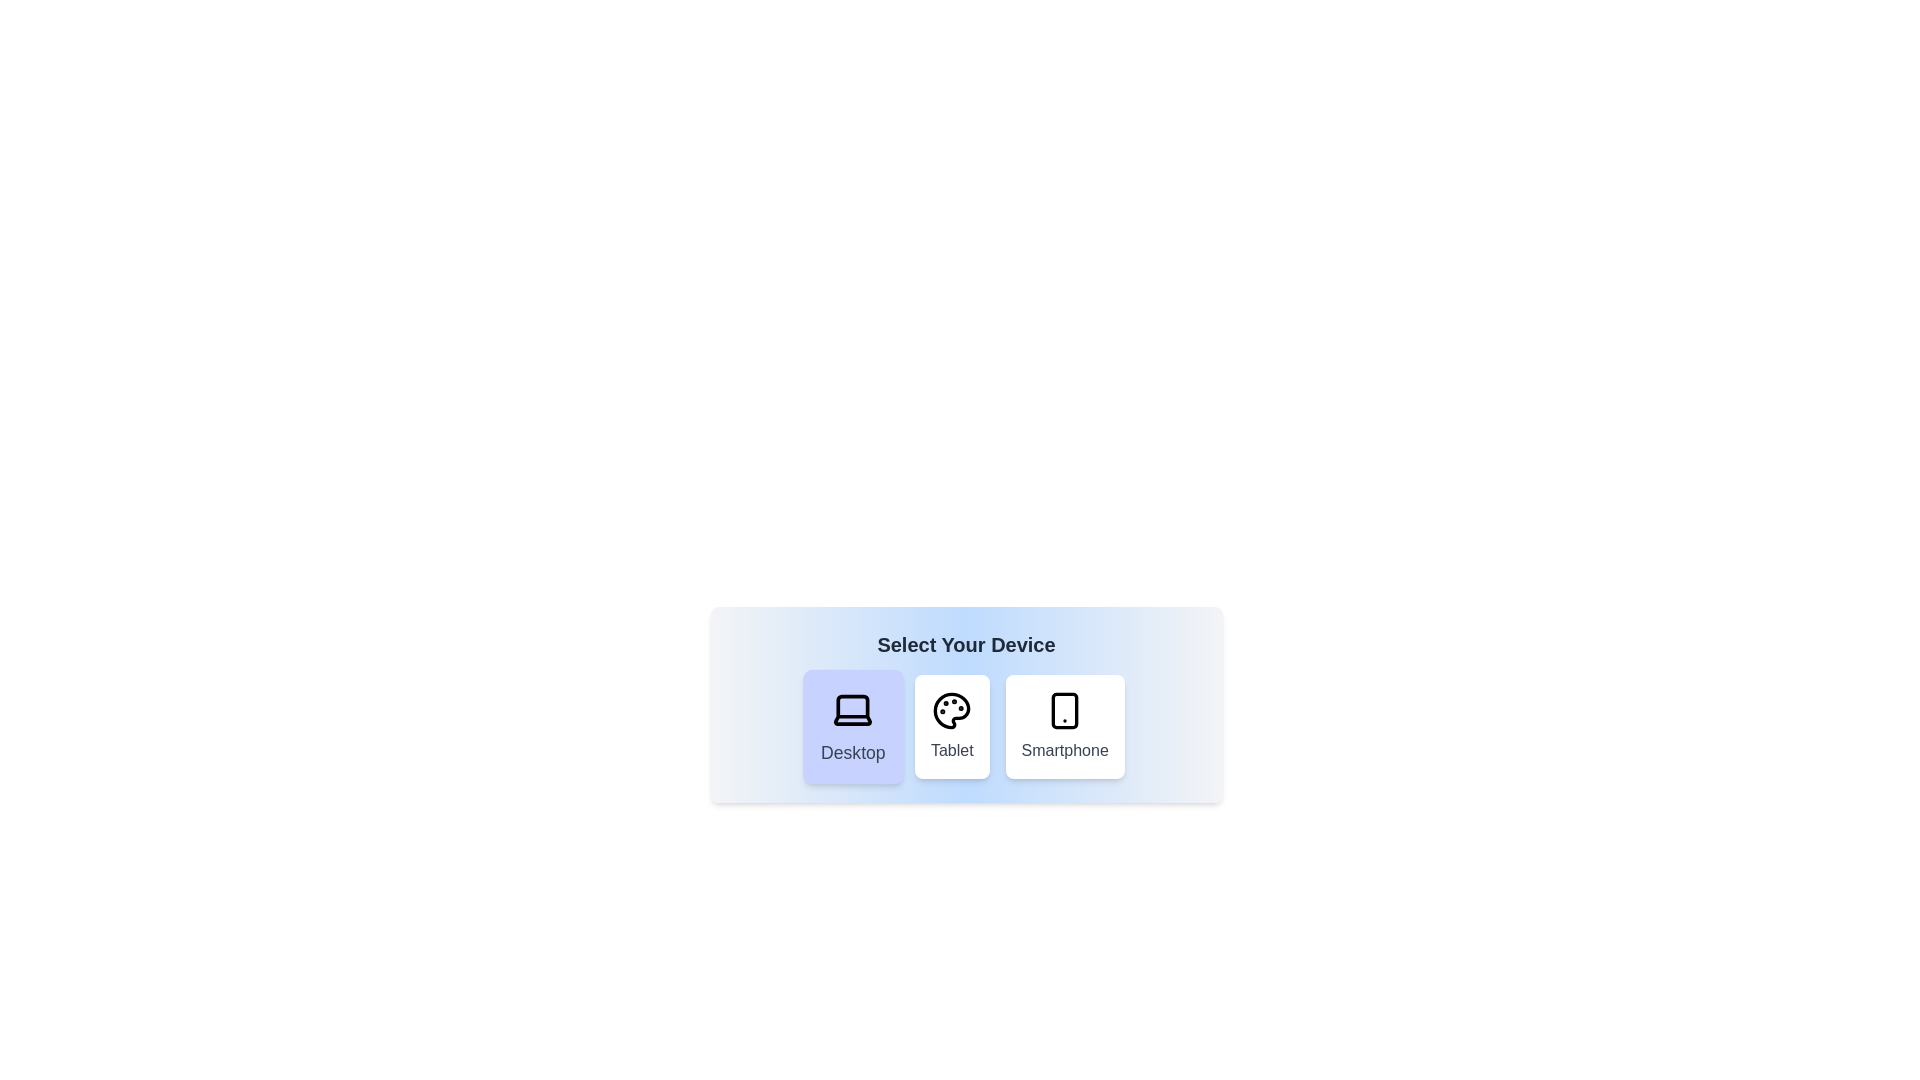 The image size is (1920, 1080). What do you see at coordinates (951, 709) in the screenshot?
I see `the 'Tablet' icon which is centrally positioned within the button labeled 'Tablet' in a horizontal row of buttons for device options` at bounding box center [951, 709].